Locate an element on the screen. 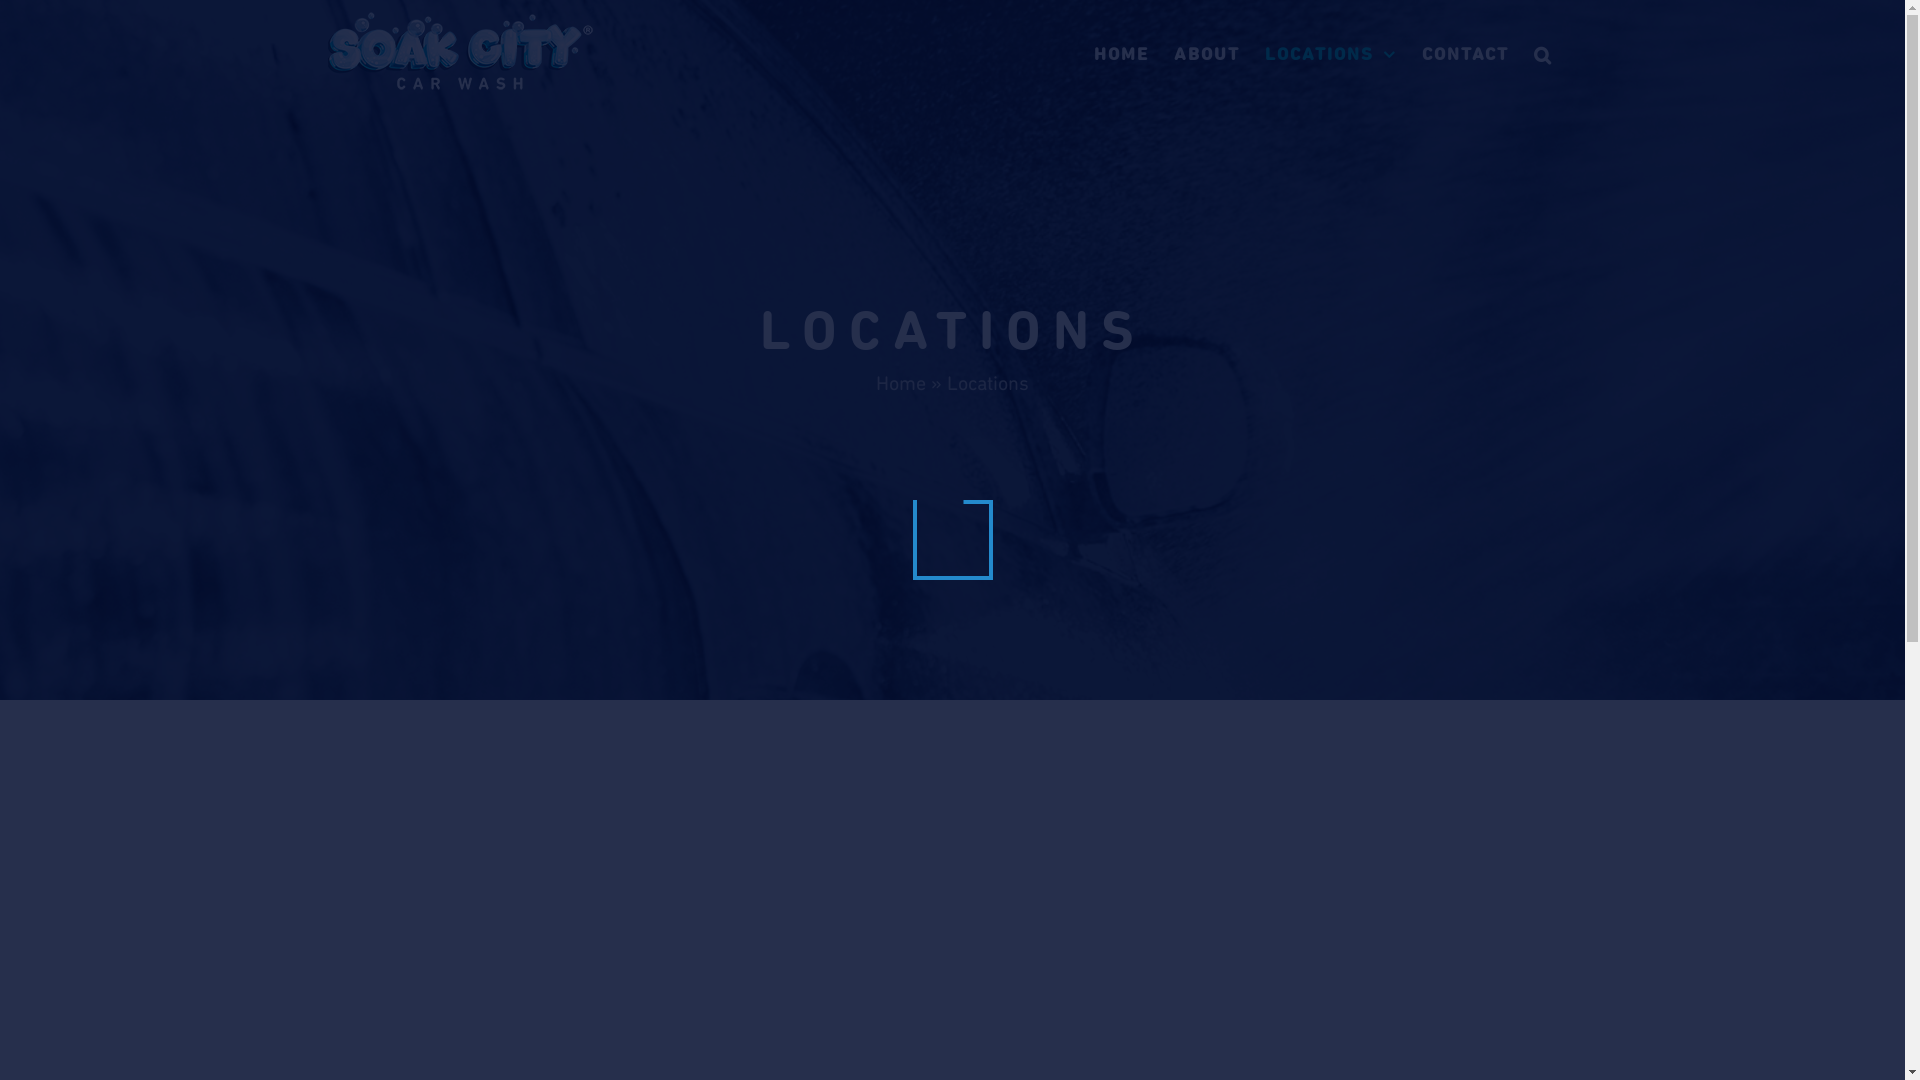 This screenshot has width=1920, height=1080. 'Search' is located at coordinates (1542, 53).